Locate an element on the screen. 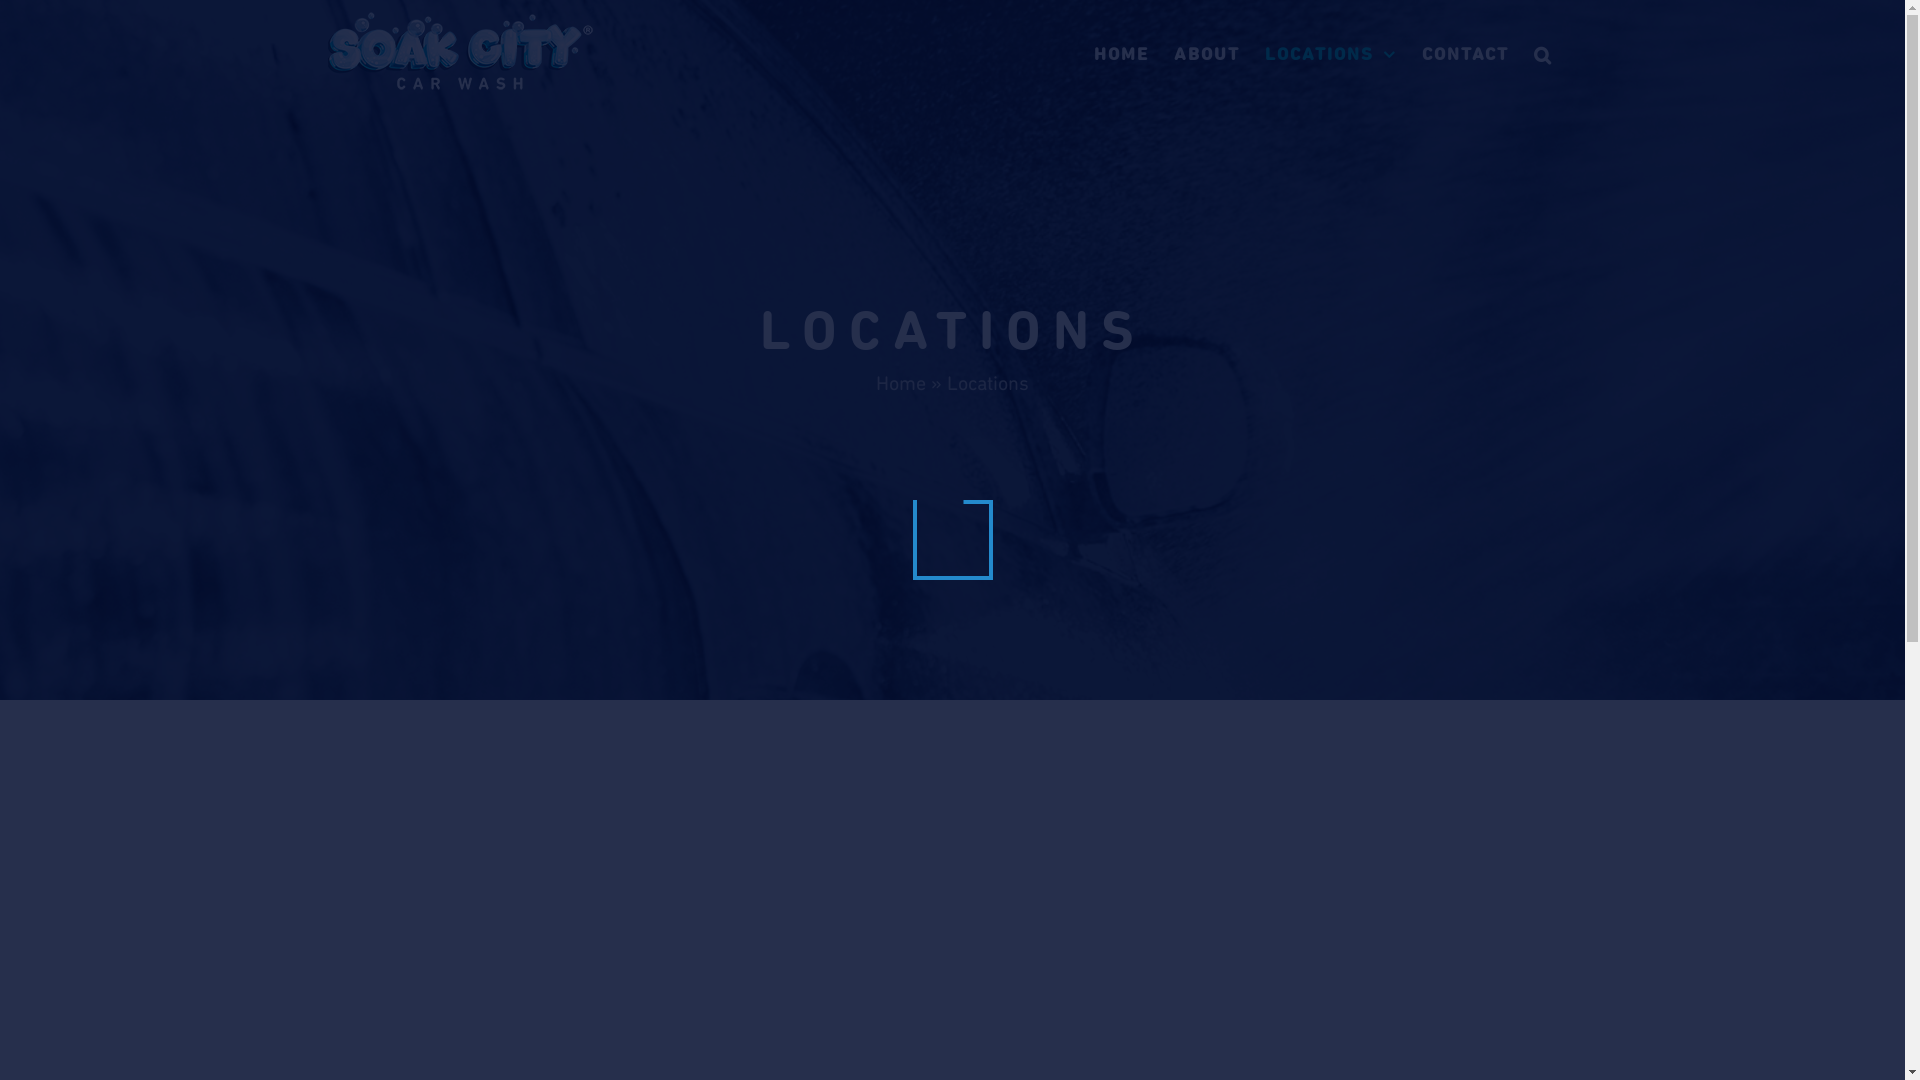 This screenshot has width=1920, height=1080. 'Search' is located at coordinates (1542, 53).